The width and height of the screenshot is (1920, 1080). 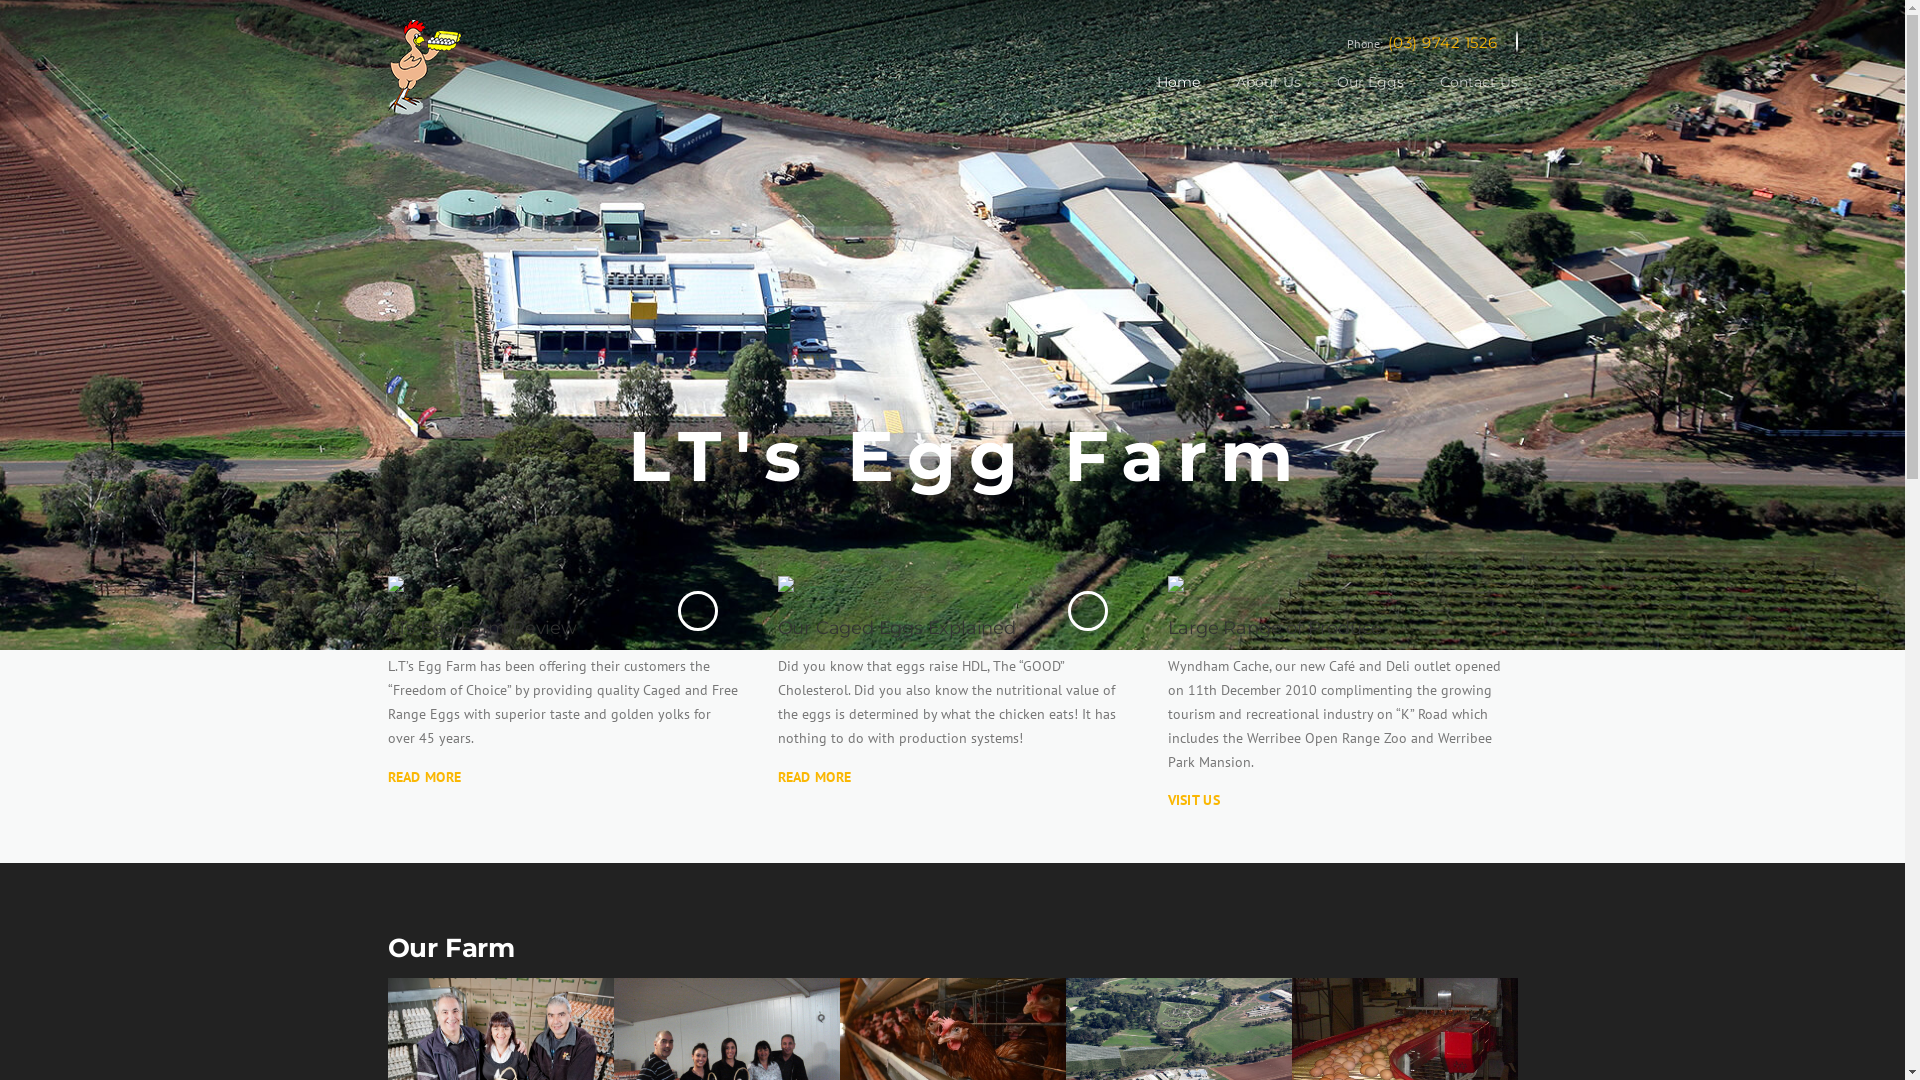 I want to click on 'Home', so click(x=1177, y=96).